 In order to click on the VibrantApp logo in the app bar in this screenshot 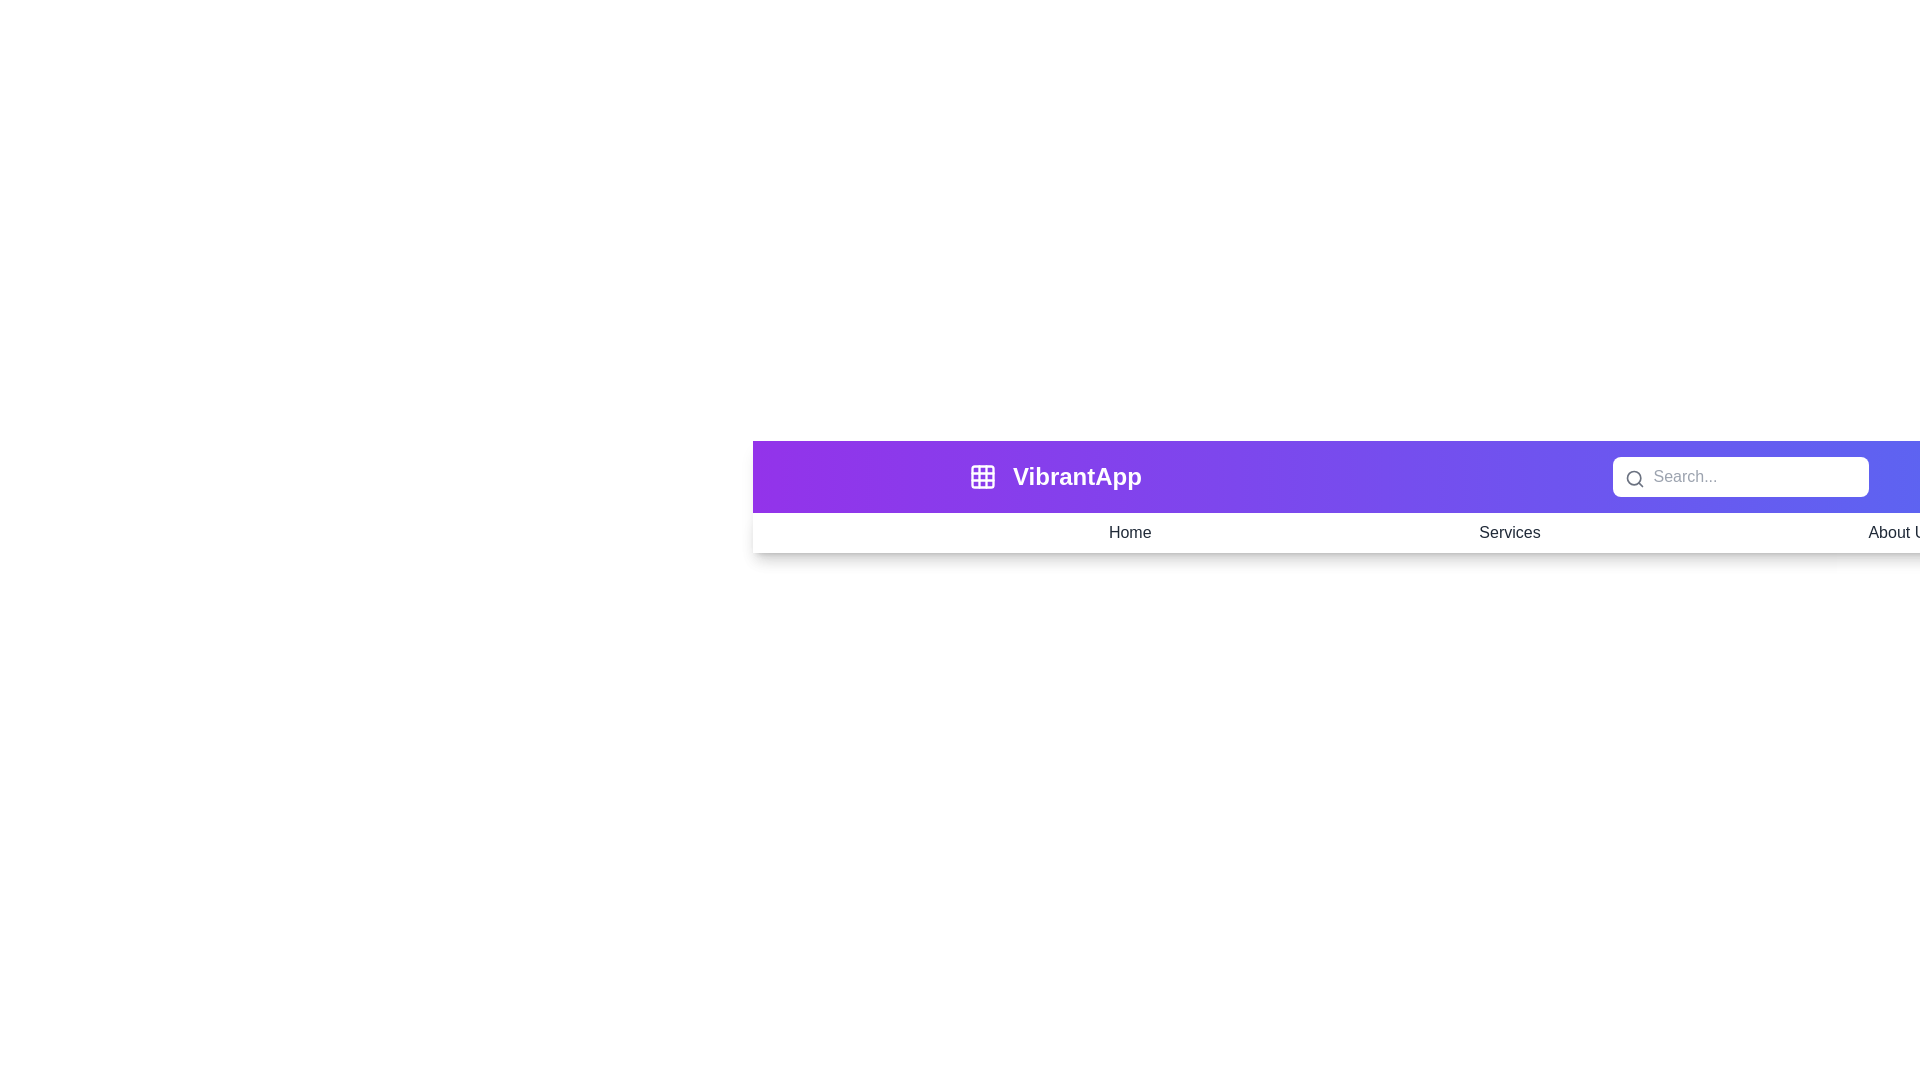, I will do `click(1075, 477)`.